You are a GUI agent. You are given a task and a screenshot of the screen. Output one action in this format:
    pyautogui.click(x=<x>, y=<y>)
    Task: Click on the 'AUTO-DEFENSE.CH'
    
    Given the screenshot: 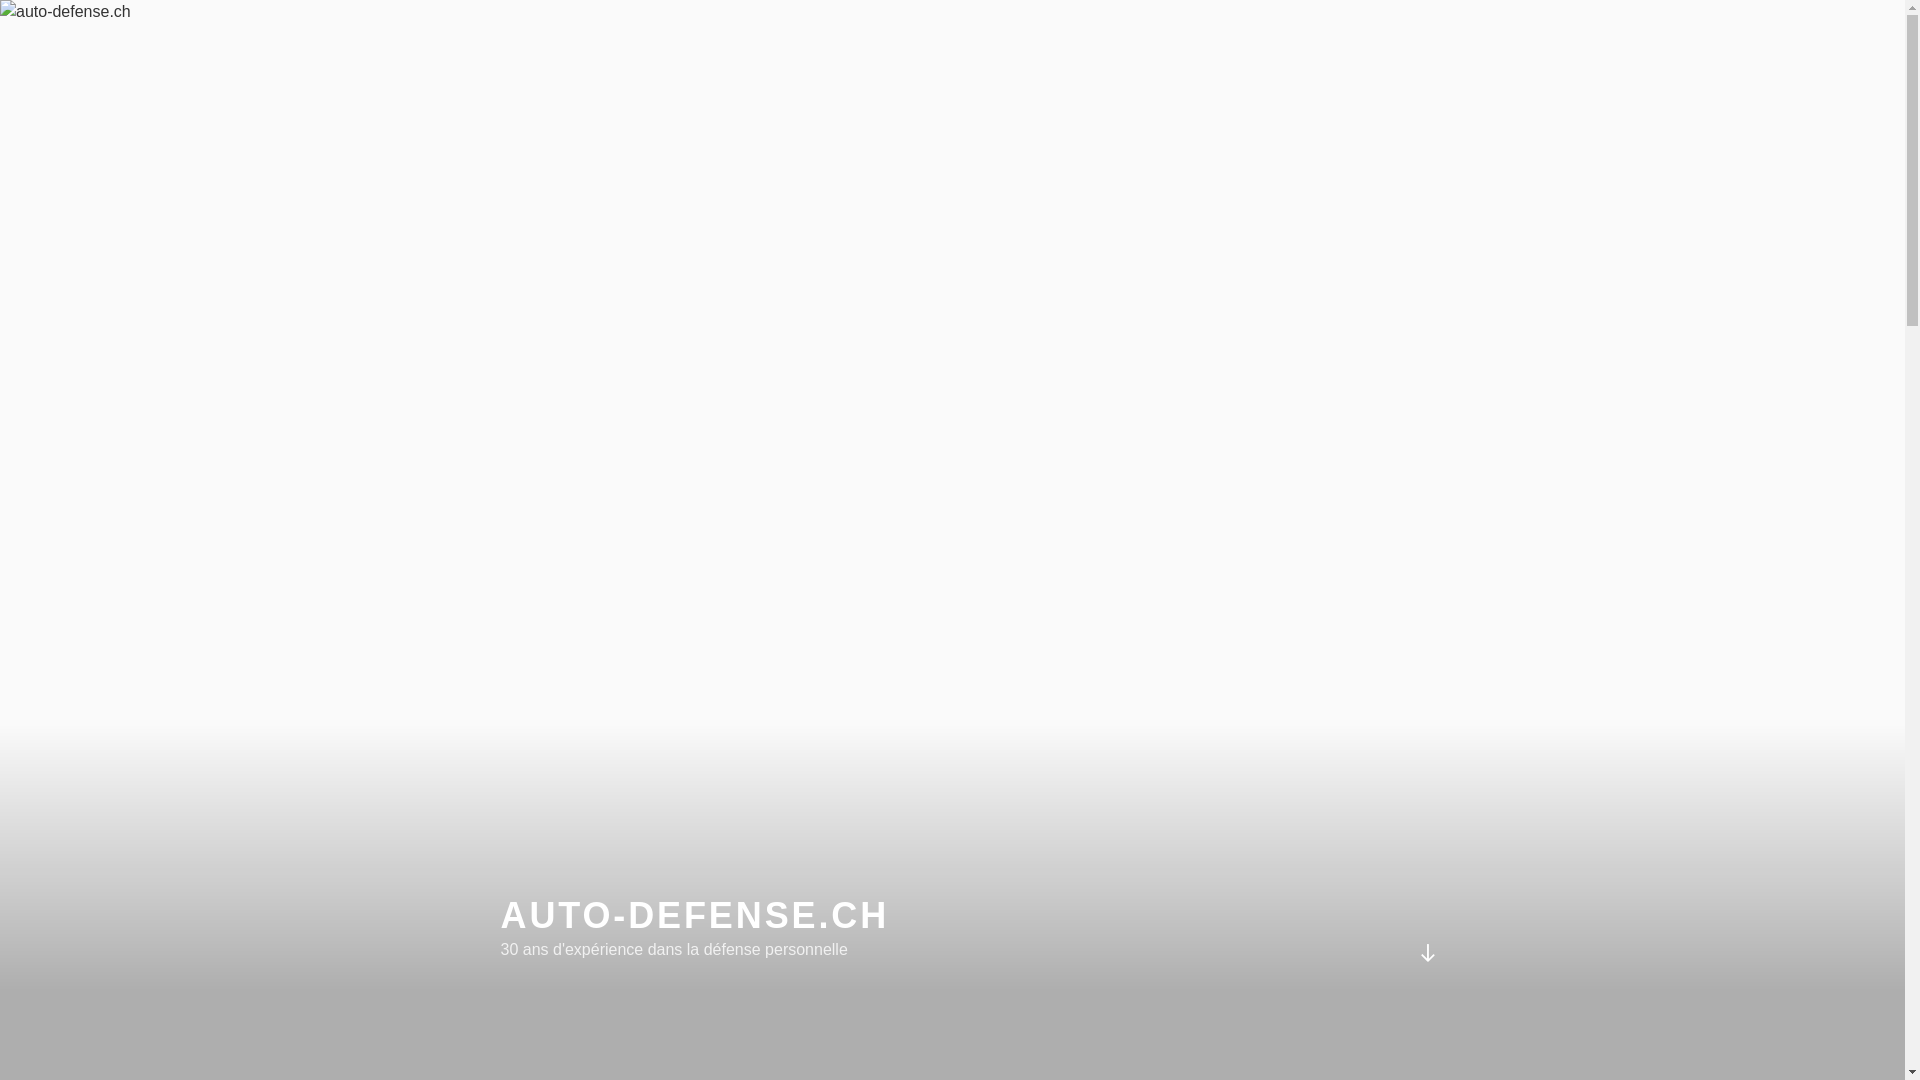 What is the action you would take?
    pyautogui.click(x=694, y=915)
    